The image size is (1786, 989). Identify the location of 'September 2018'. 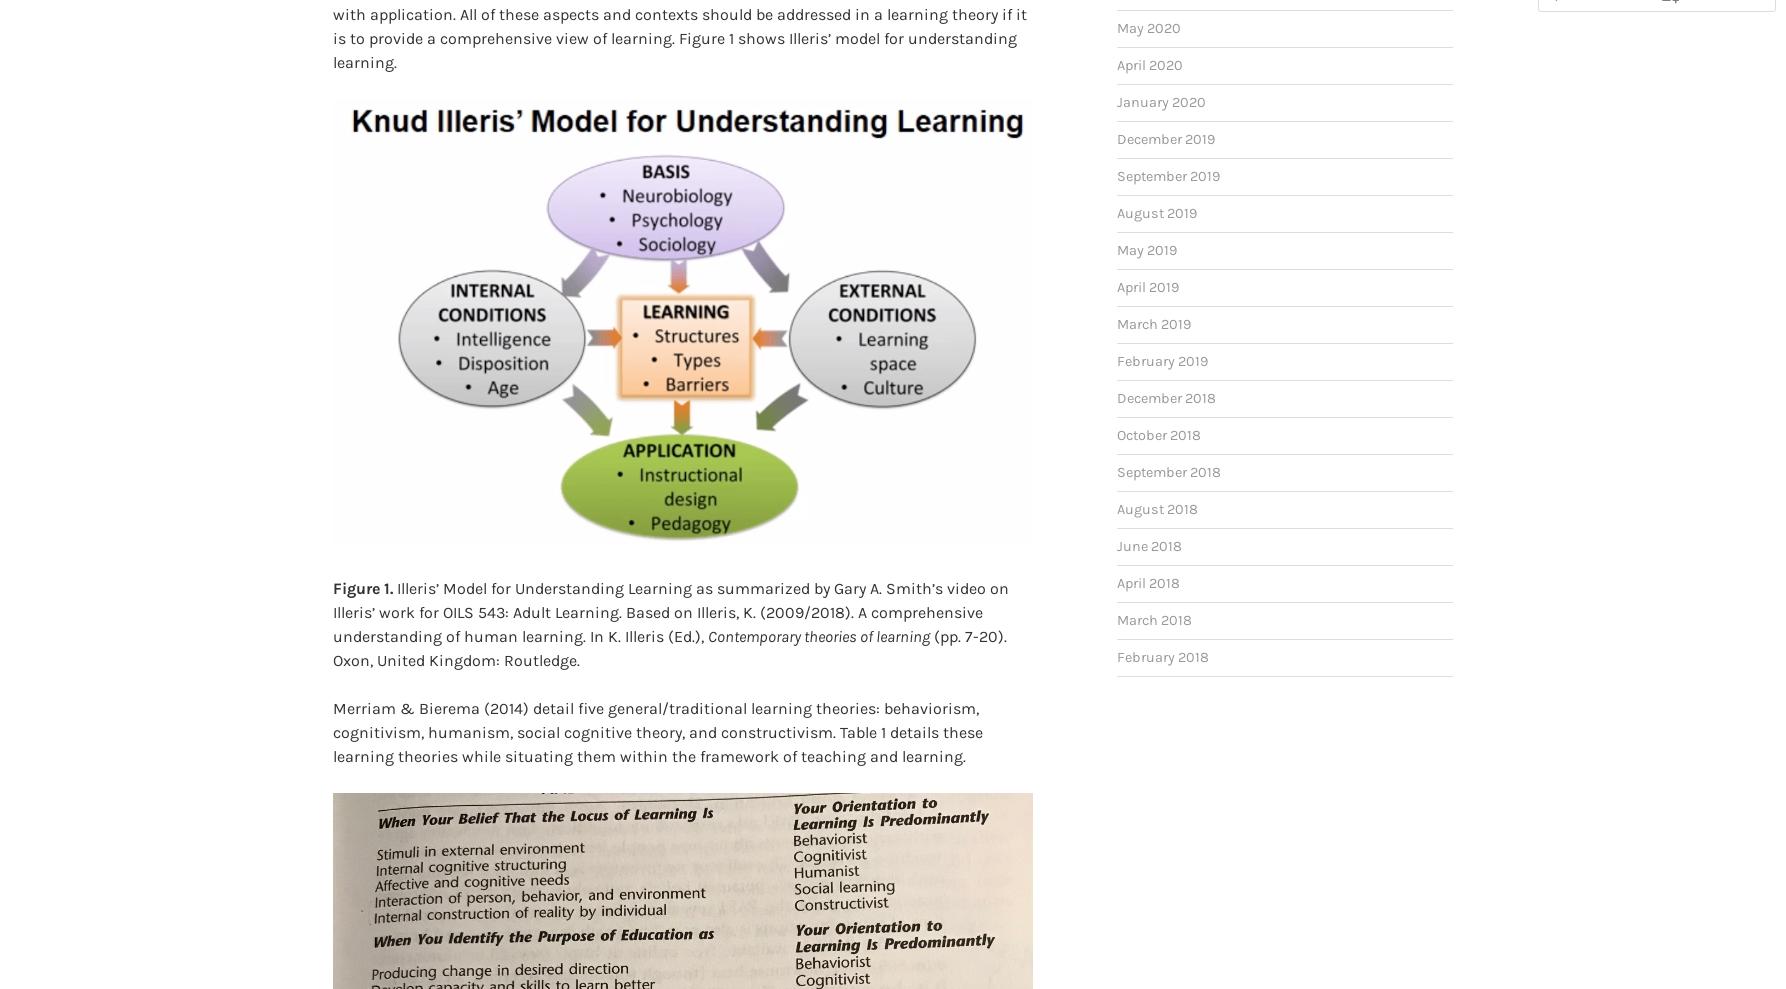
(1167, 439).